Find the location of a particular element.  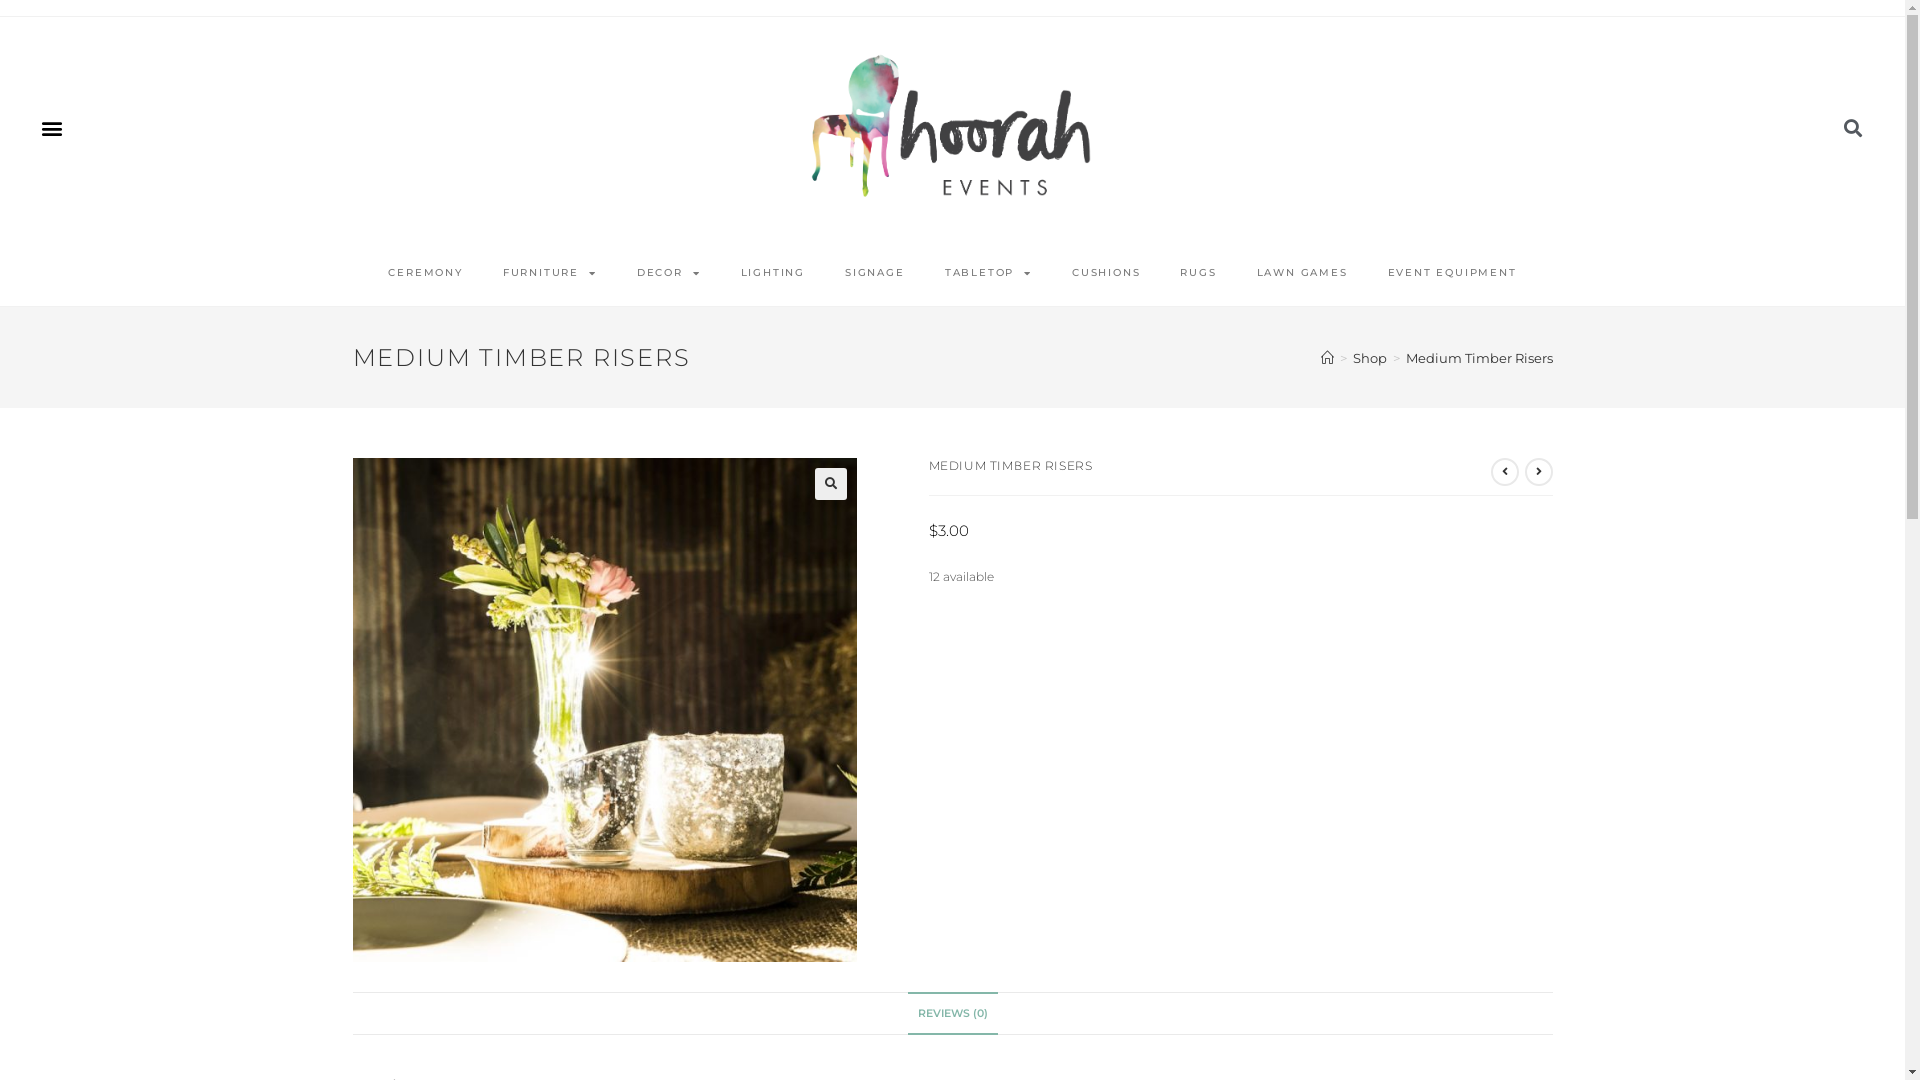

'FURNITURE' is located at coordinates (483, 273).